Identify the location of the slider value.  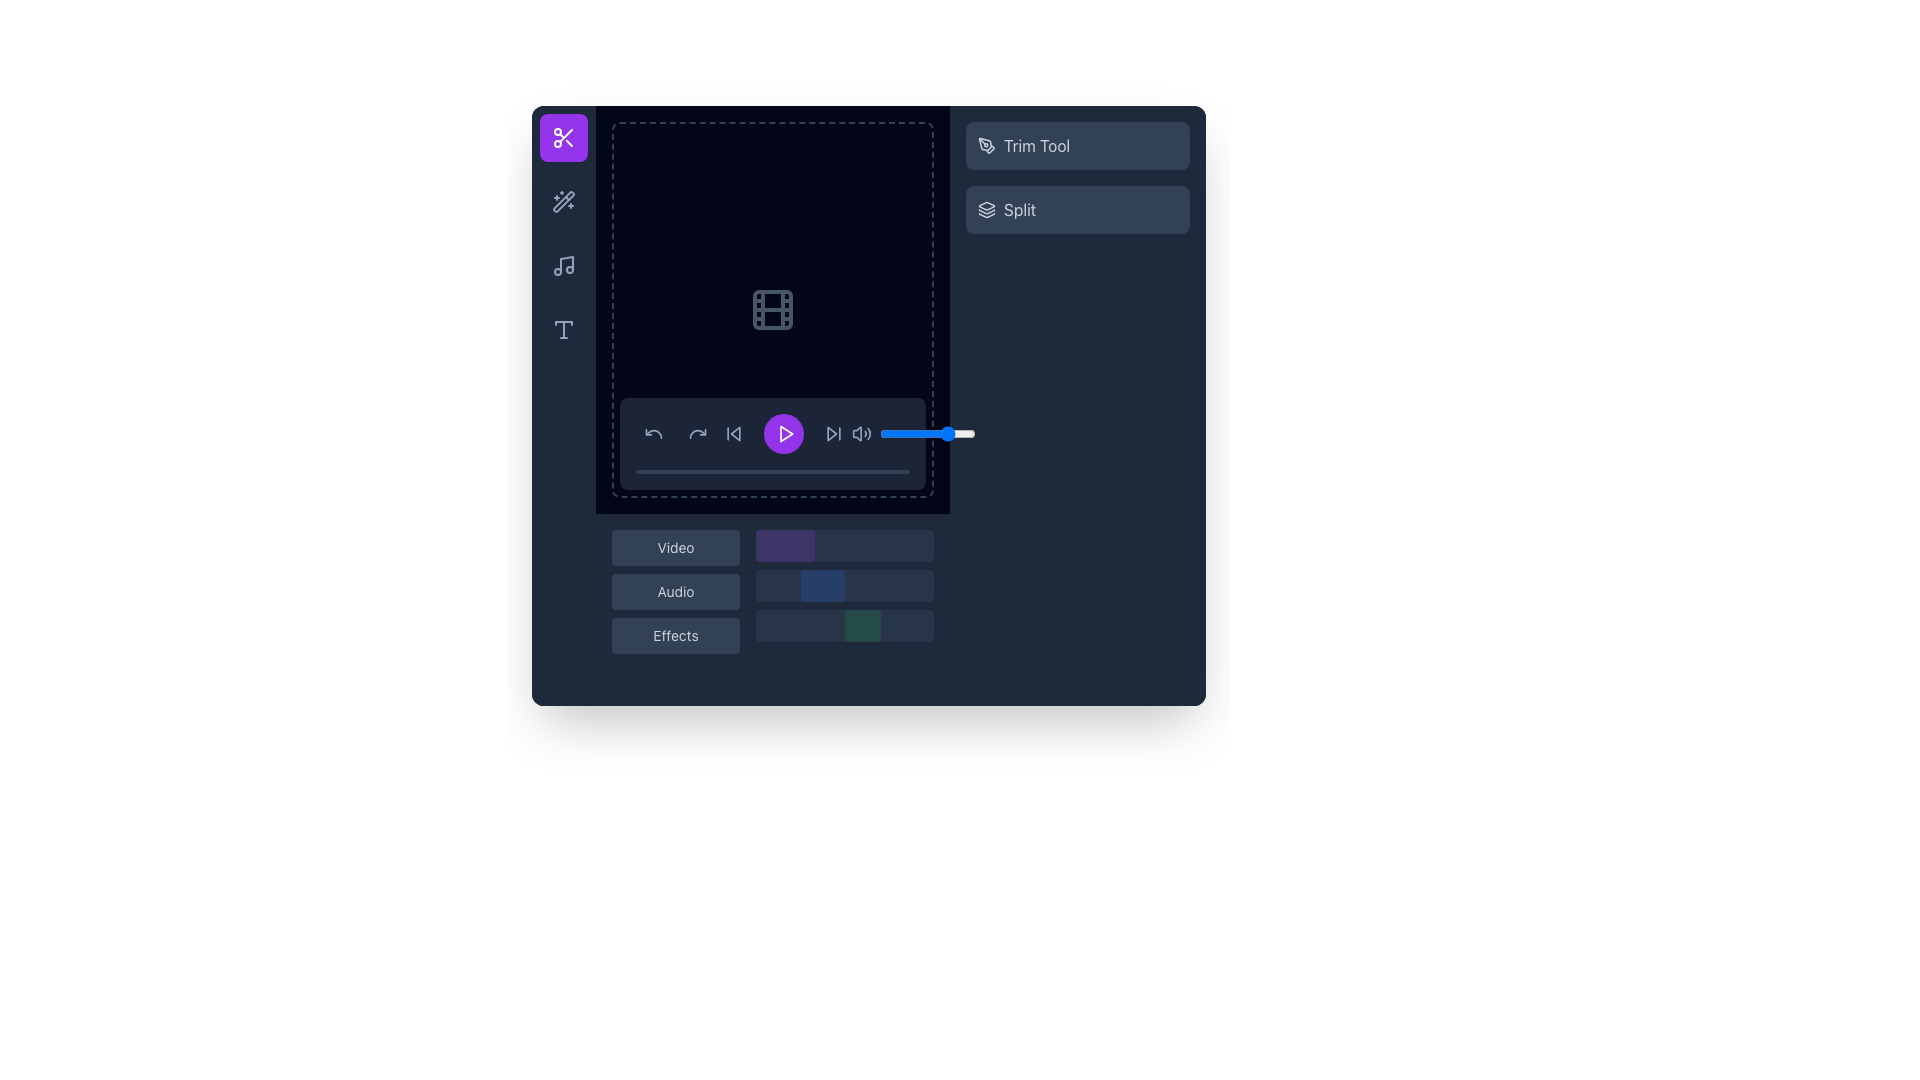
(885, 433).